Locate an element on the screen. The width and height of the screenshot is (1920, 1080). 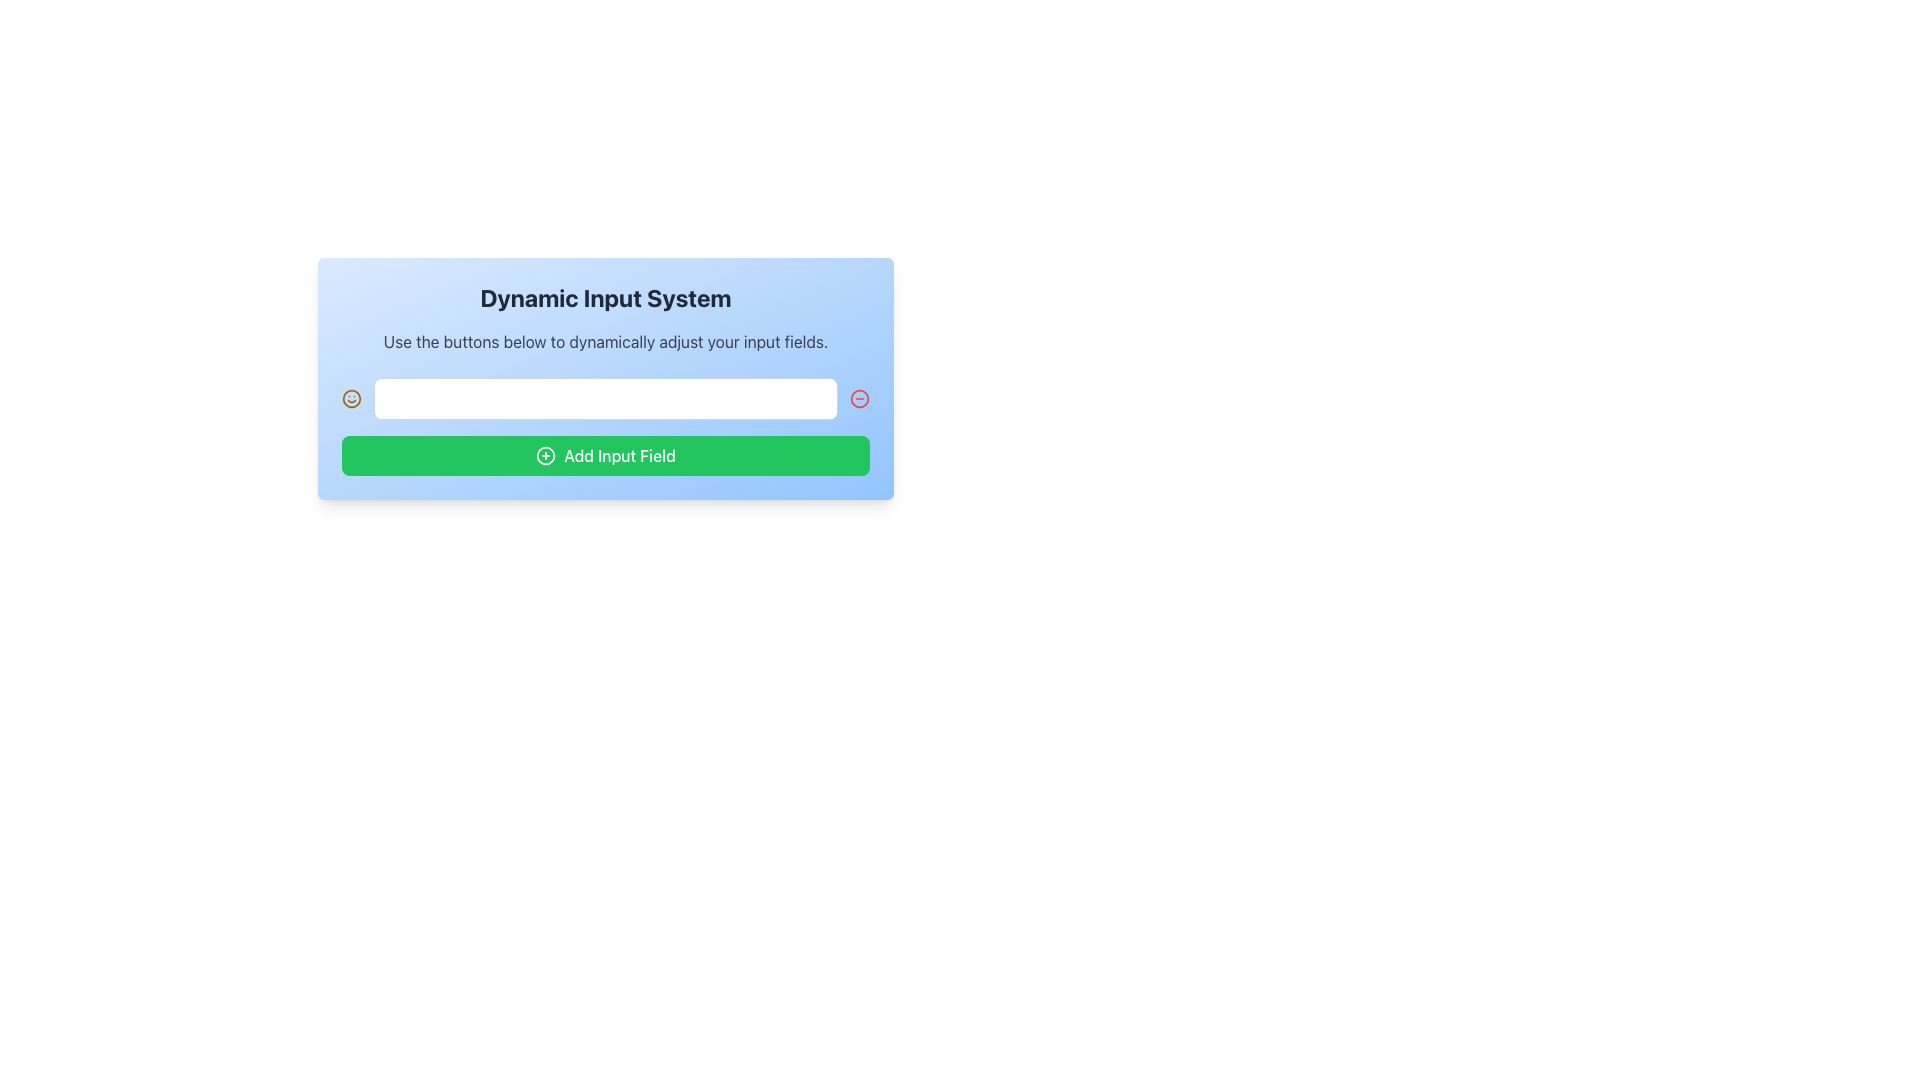
the Vector Graphic (Circle Shape) that indicates addition, located at the center of the 'Add Input Field' button is located at coordinates (546, 455).